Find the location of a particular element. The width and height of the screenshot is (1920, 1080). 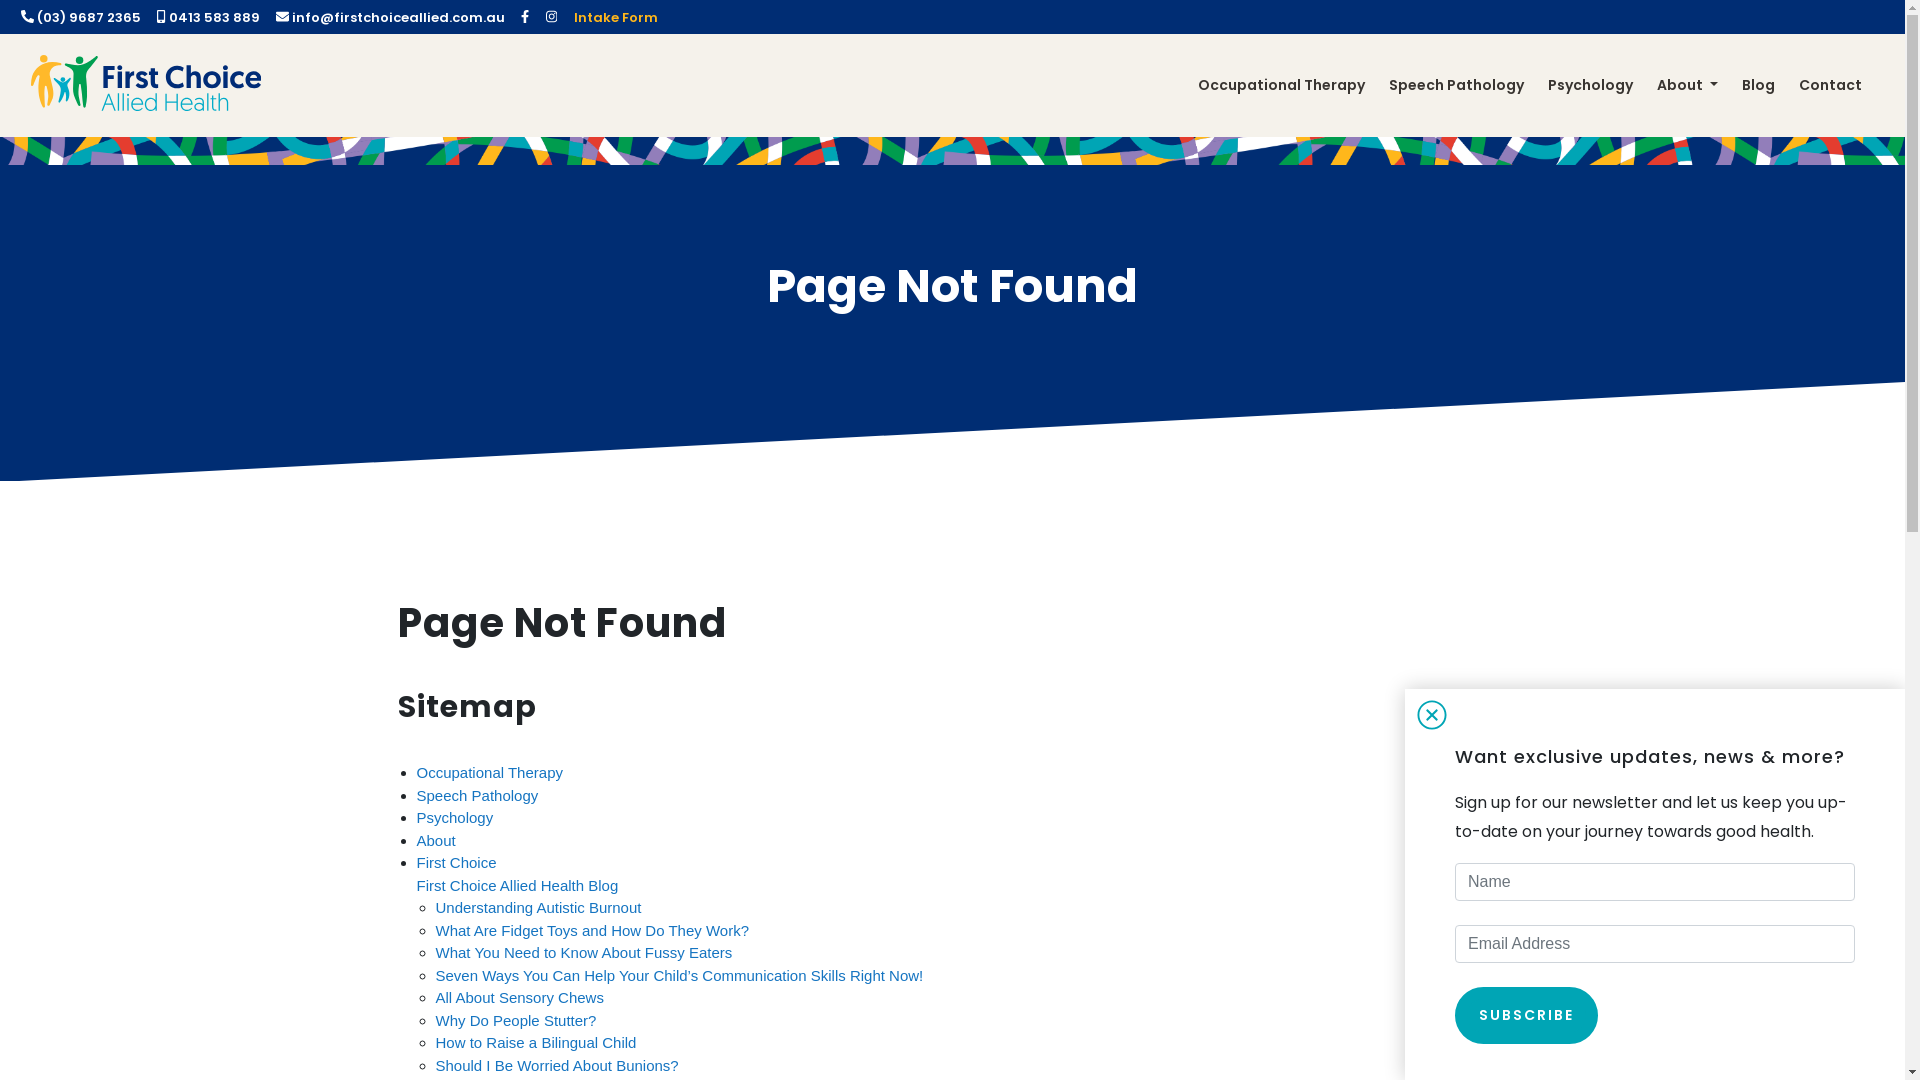

'Psychology' is located at coordinates (453, 817).